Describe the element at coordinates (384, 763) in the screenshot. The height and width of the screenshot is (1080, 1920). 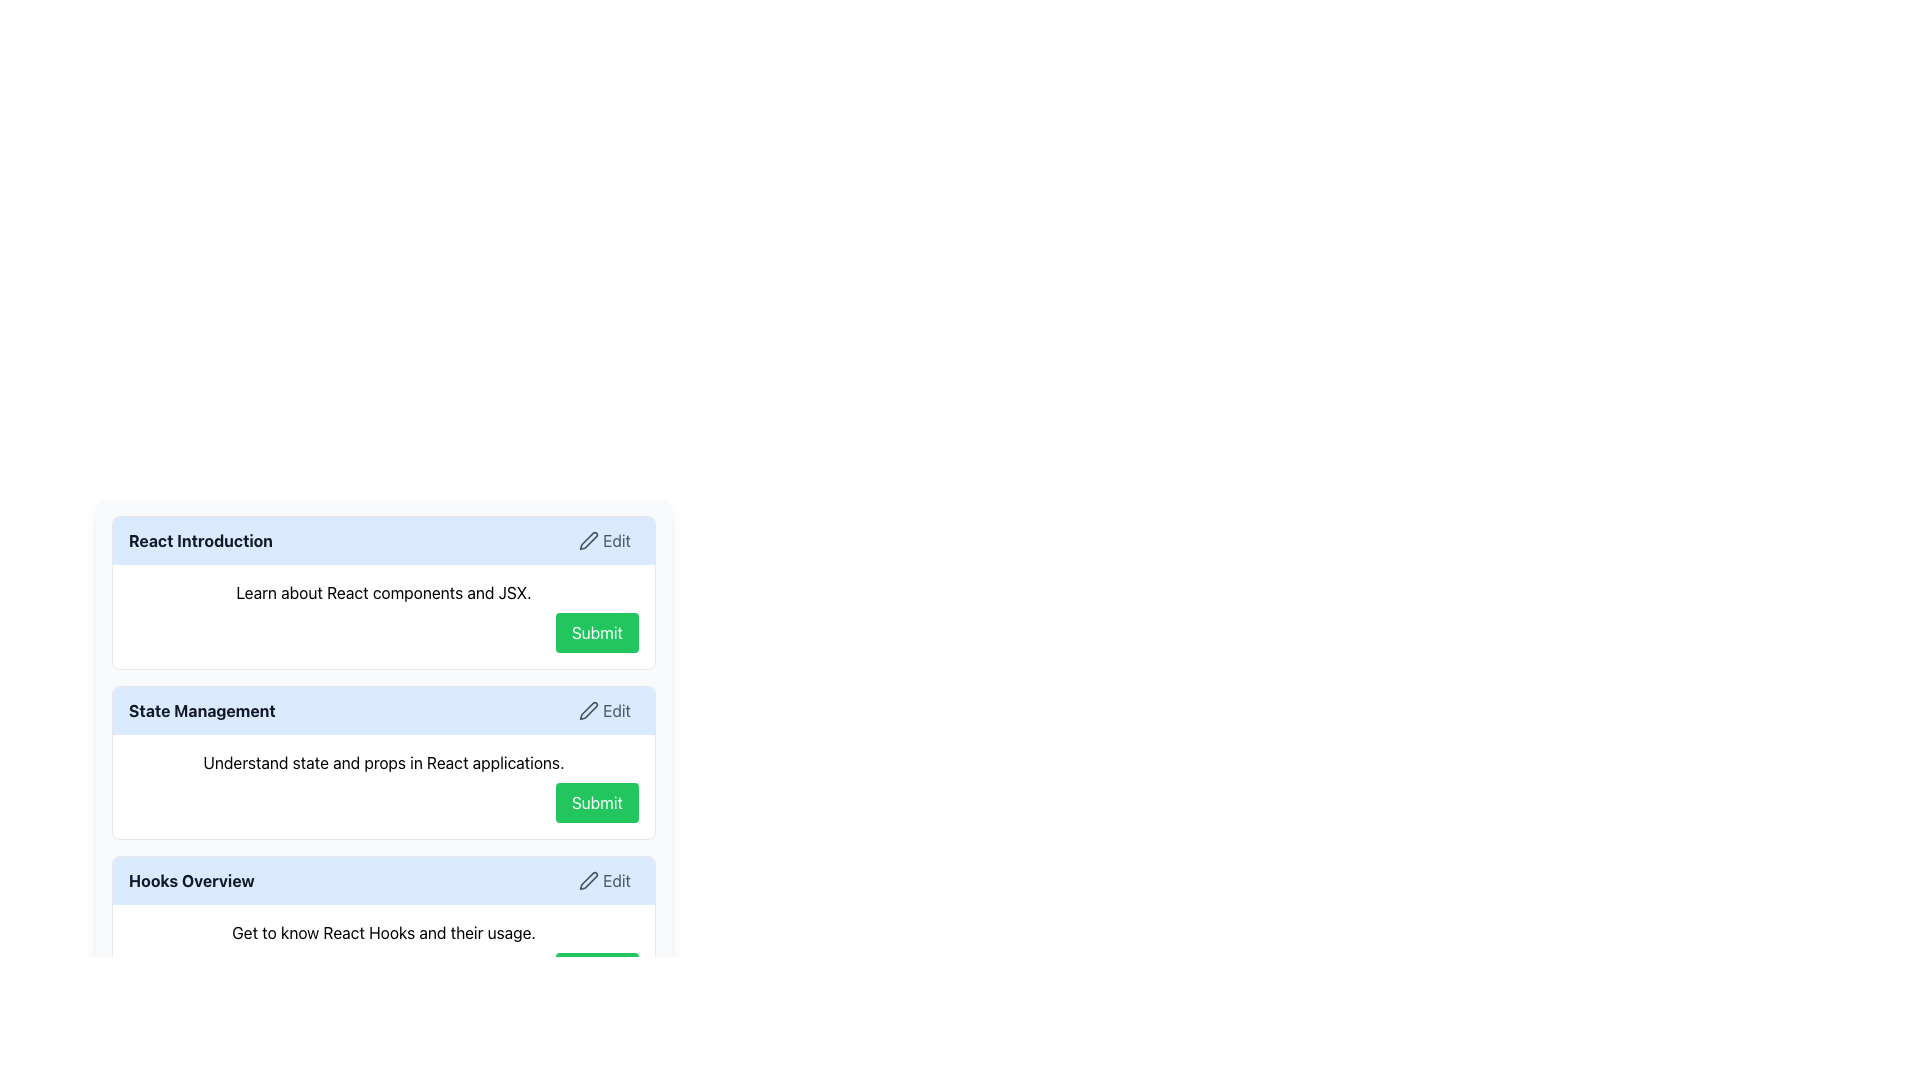
I see `the second card in the vertically stacked list, which displays information about 'State Management'` at that location.